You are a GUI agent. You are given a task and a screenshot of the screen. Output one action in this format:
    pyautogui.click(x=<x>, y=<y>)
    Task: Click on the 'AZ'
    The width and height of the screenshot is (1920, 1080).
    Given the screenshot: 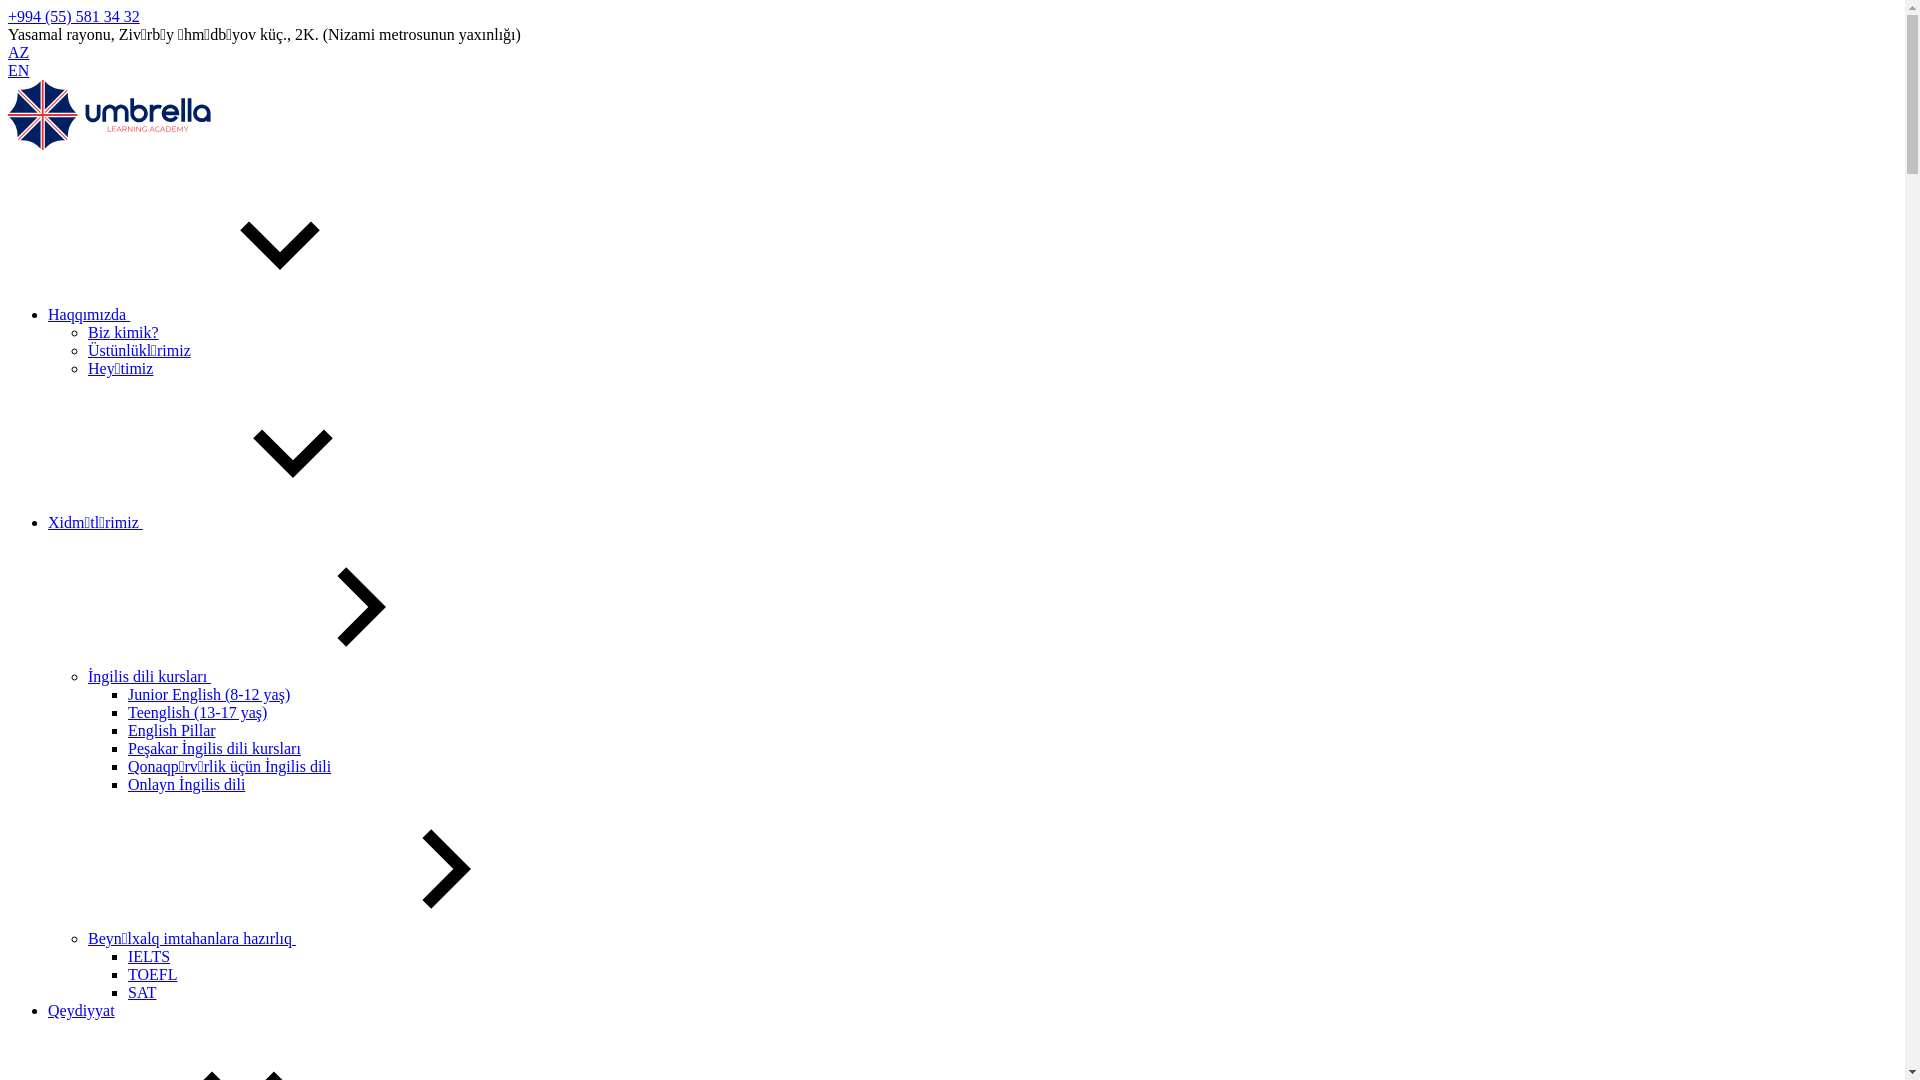 What is the action you would take?
    pyautogui.click(x=18, y=51)
    